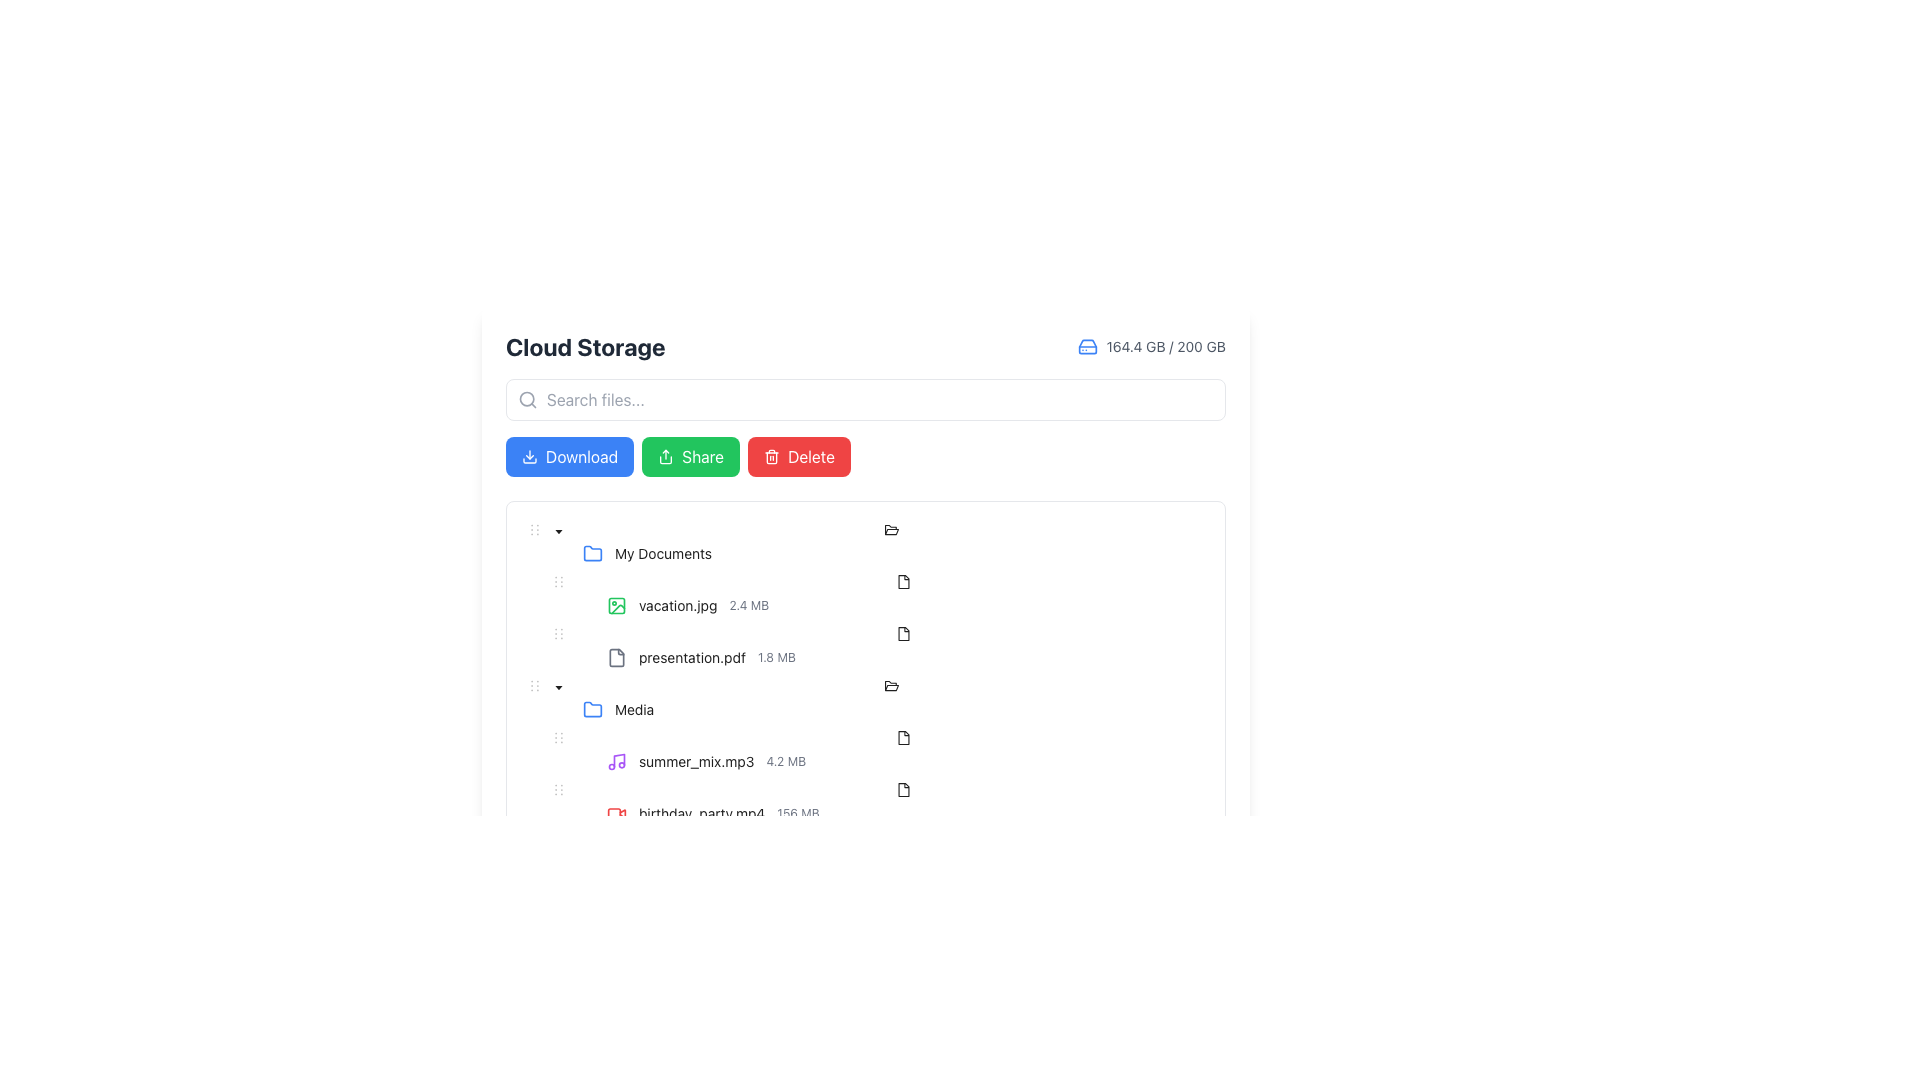 The height and width of the screenshot is (1080, 1920). Describe the element at coordinates (891, 685) in the screenshot. I see `the icon representing the open state of the 'Media' folder, located slightly left of the centerline in the 'Media' folder row, adjacent to the 'Media' text label` at that location.